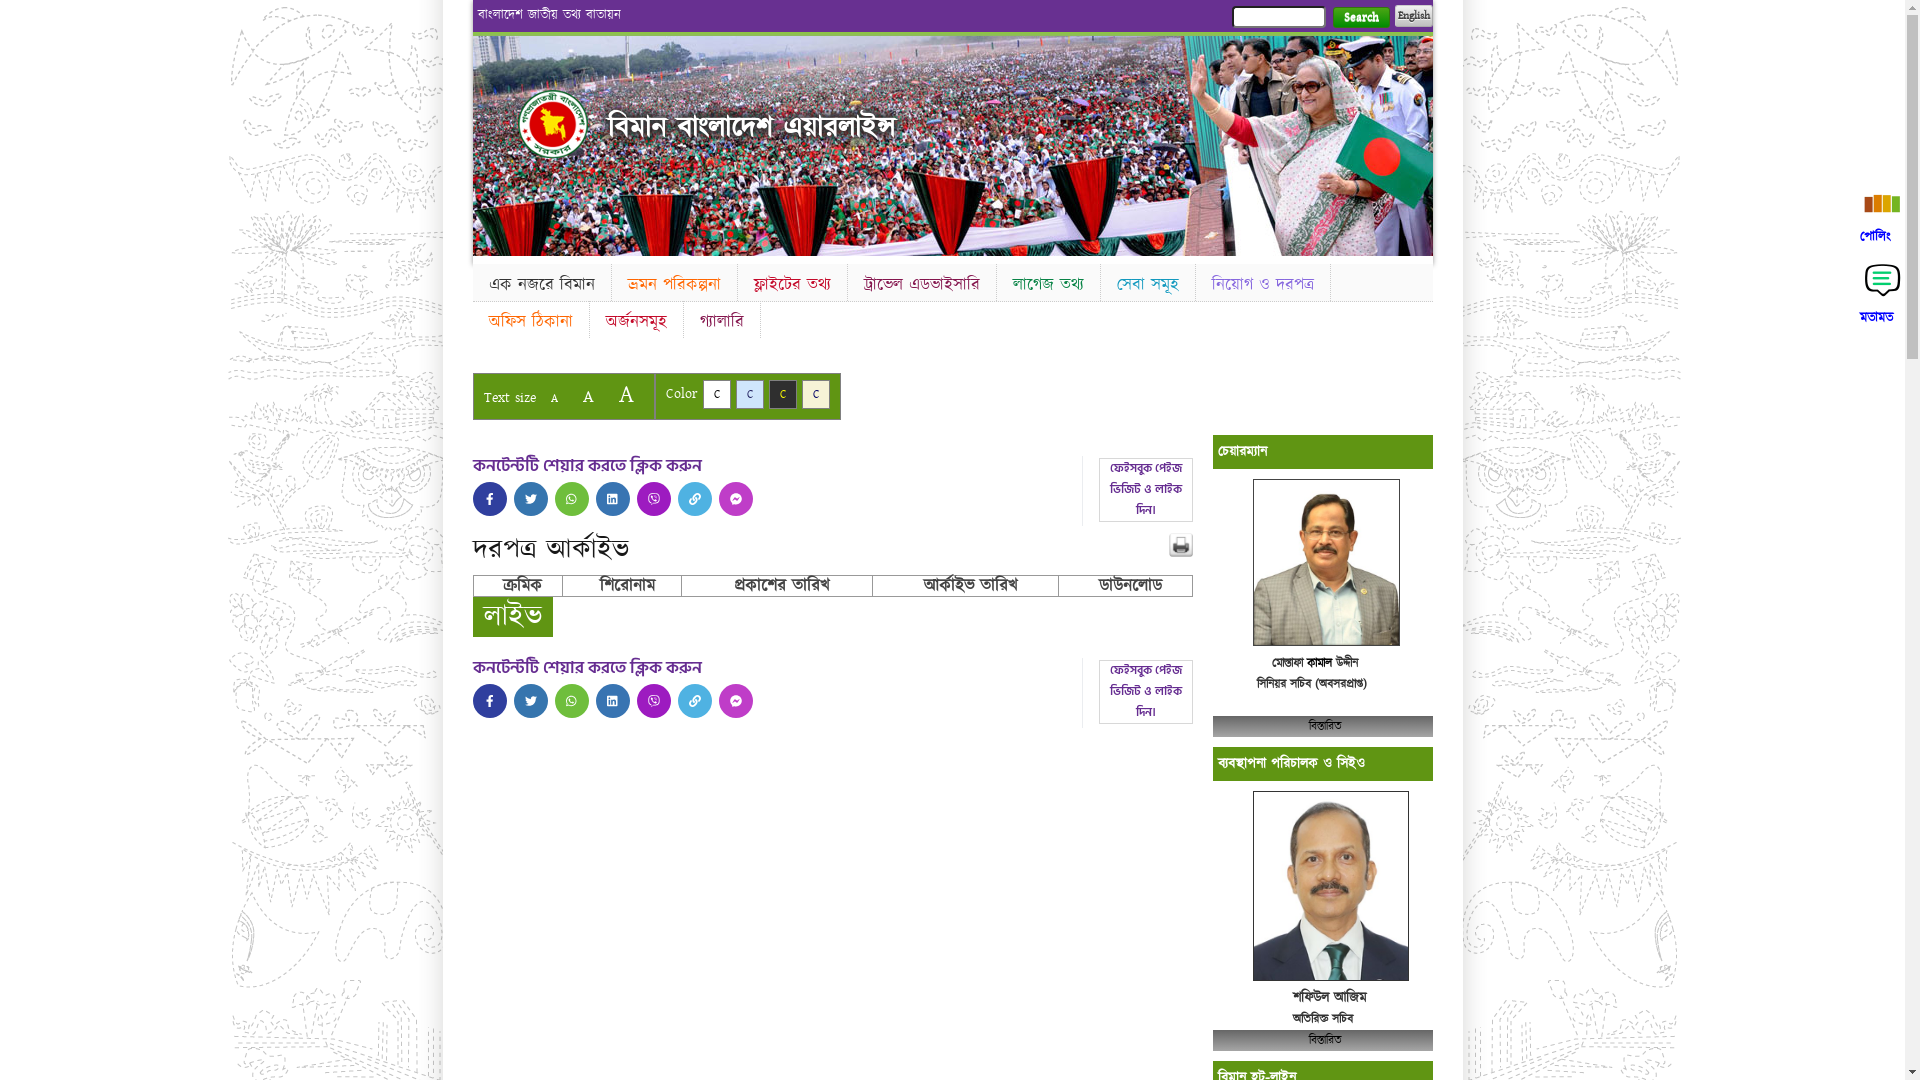 The image size is (1920, 1080). I want to click on 'English', so click(1411, 15).